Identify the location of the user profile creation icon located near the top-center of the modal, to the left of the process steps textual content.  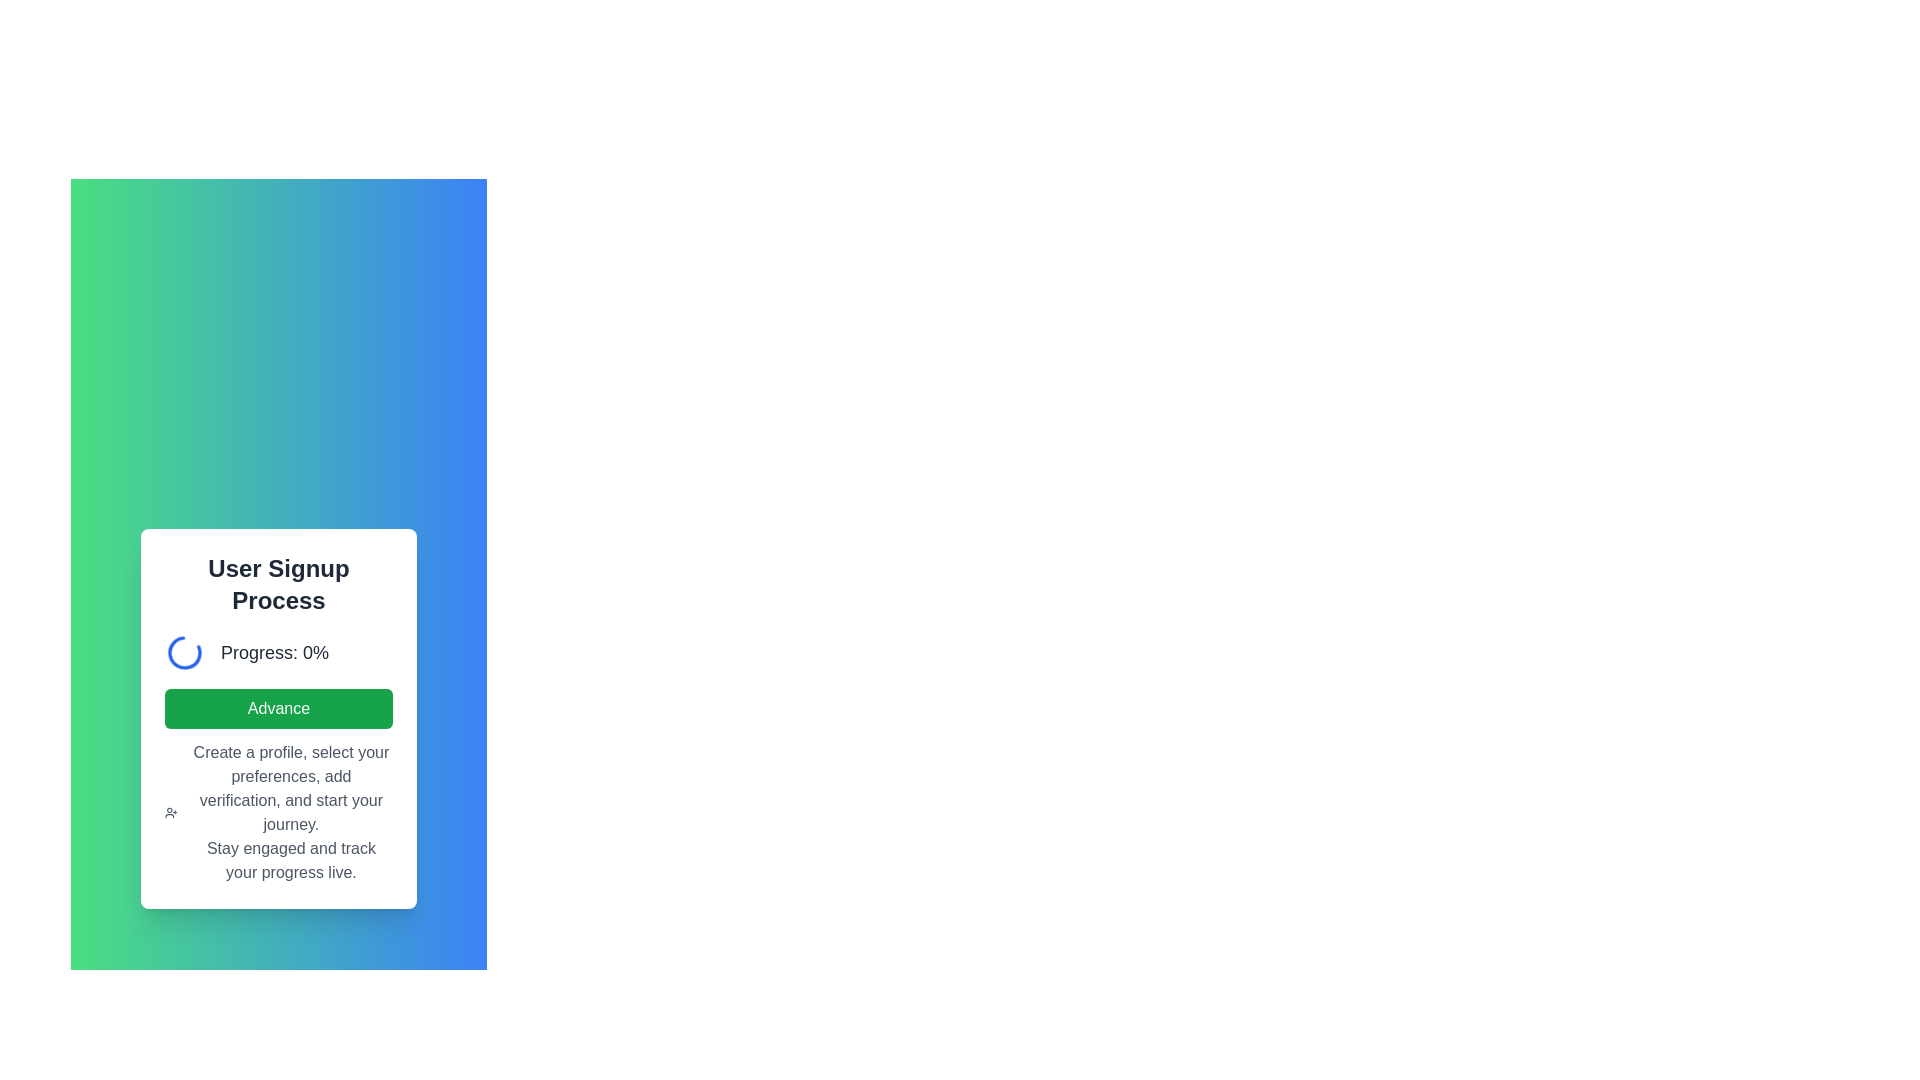
(171, 813).